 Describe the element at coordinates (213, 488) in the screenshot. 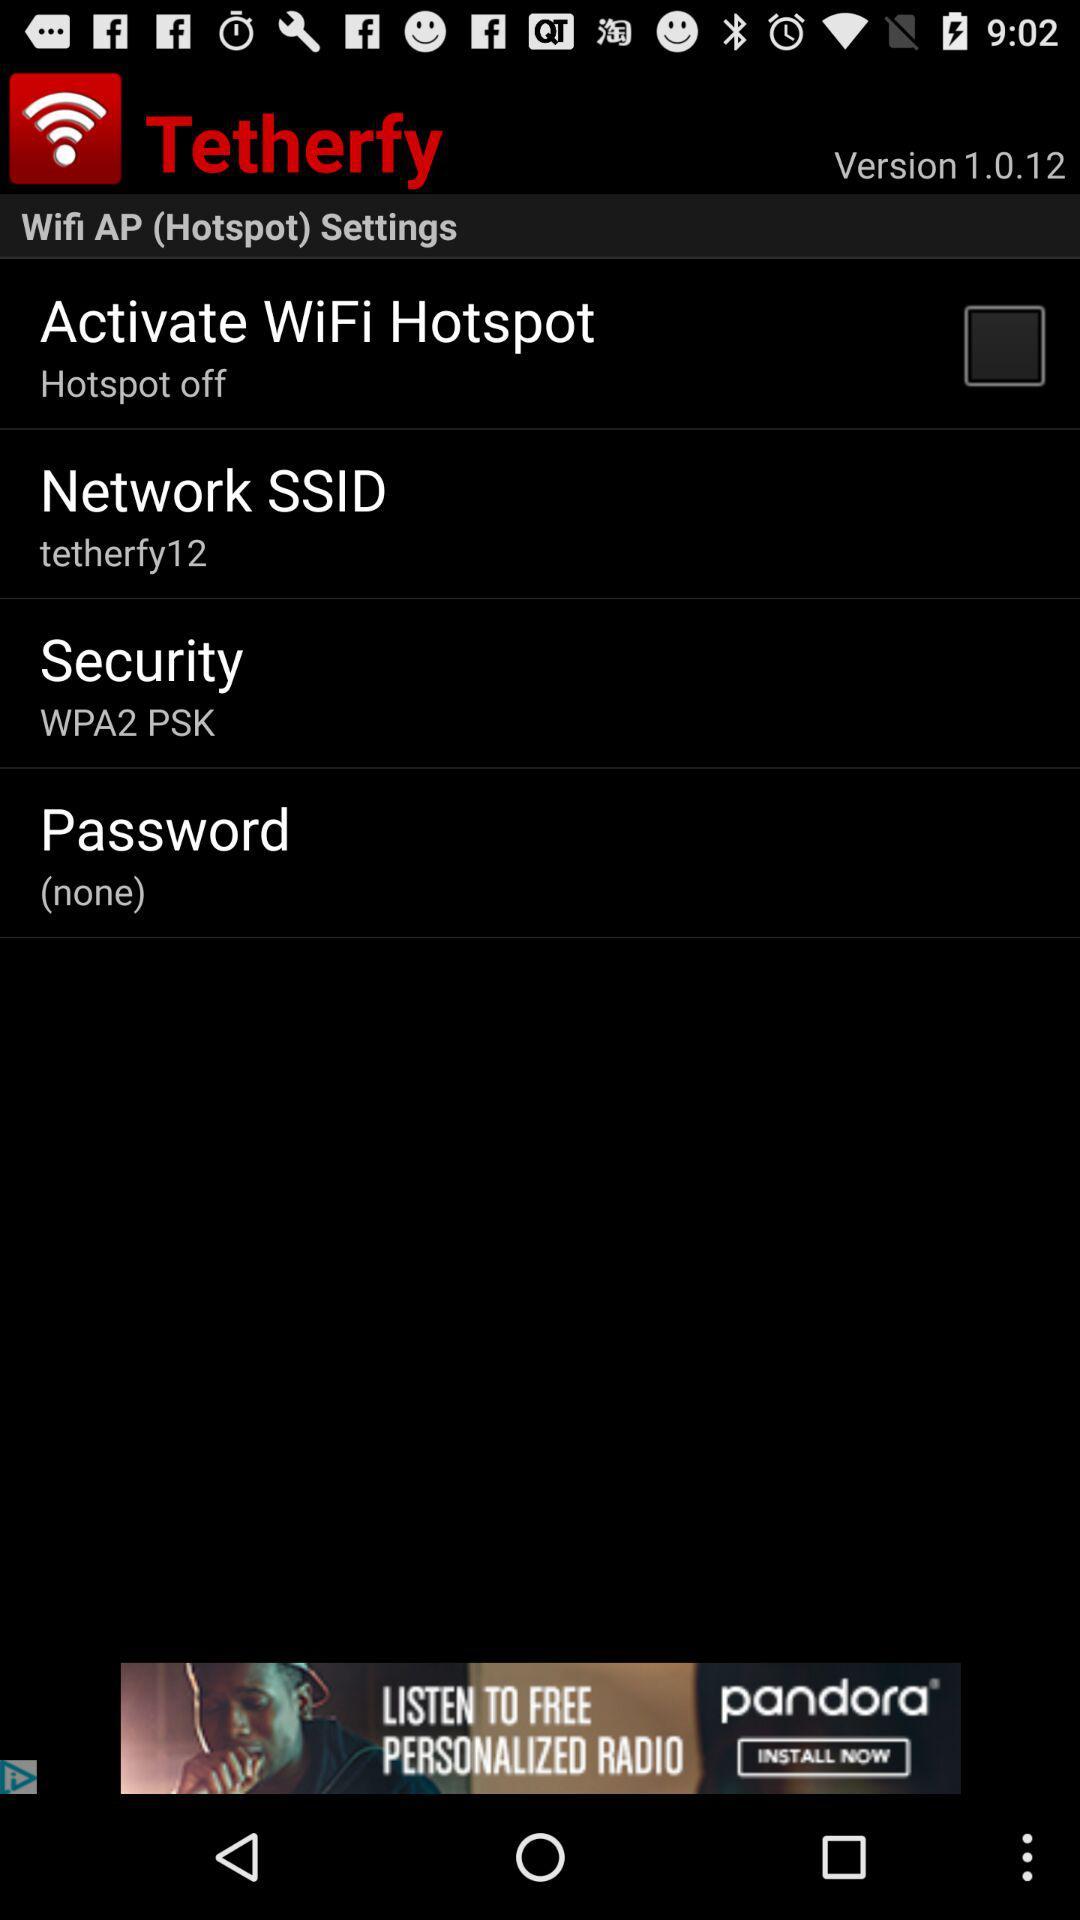

I see `the network ssid item` at that location.